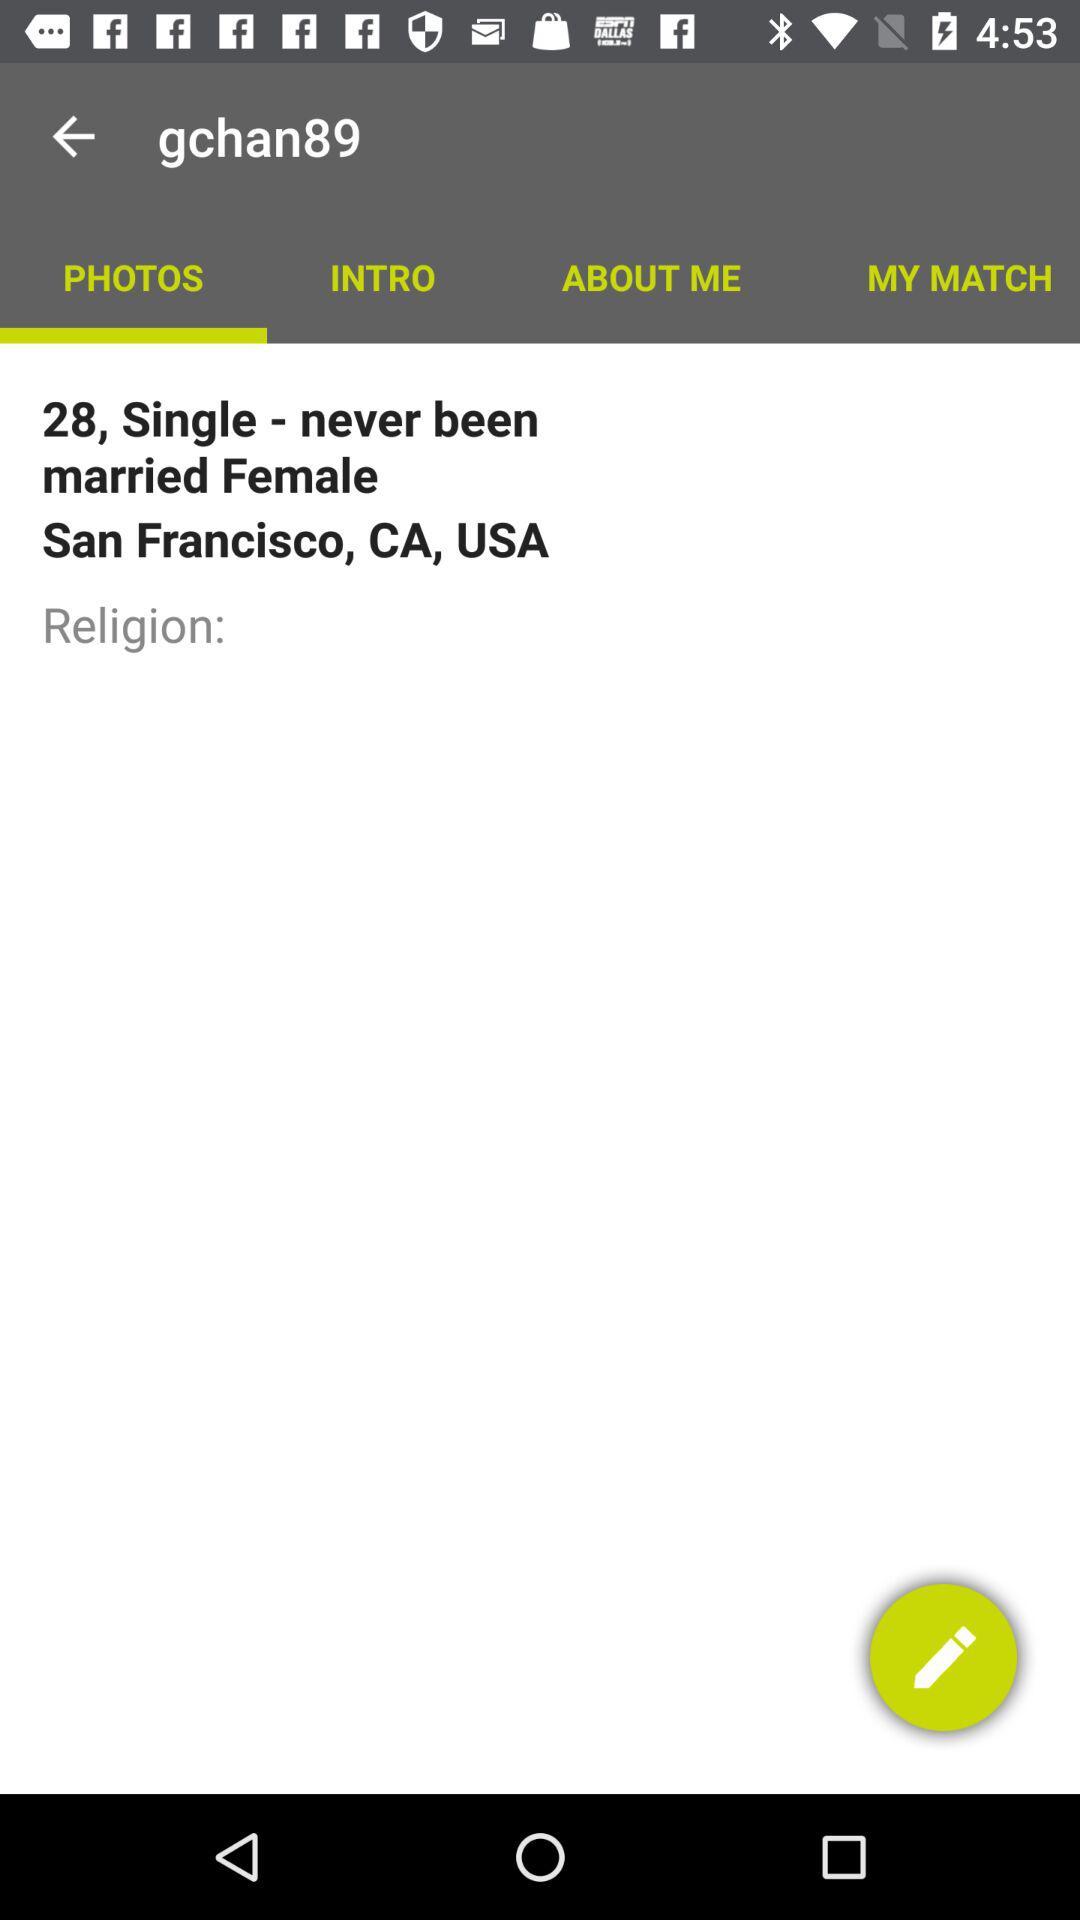  I want to click on app above photos app, so click(72, 135).